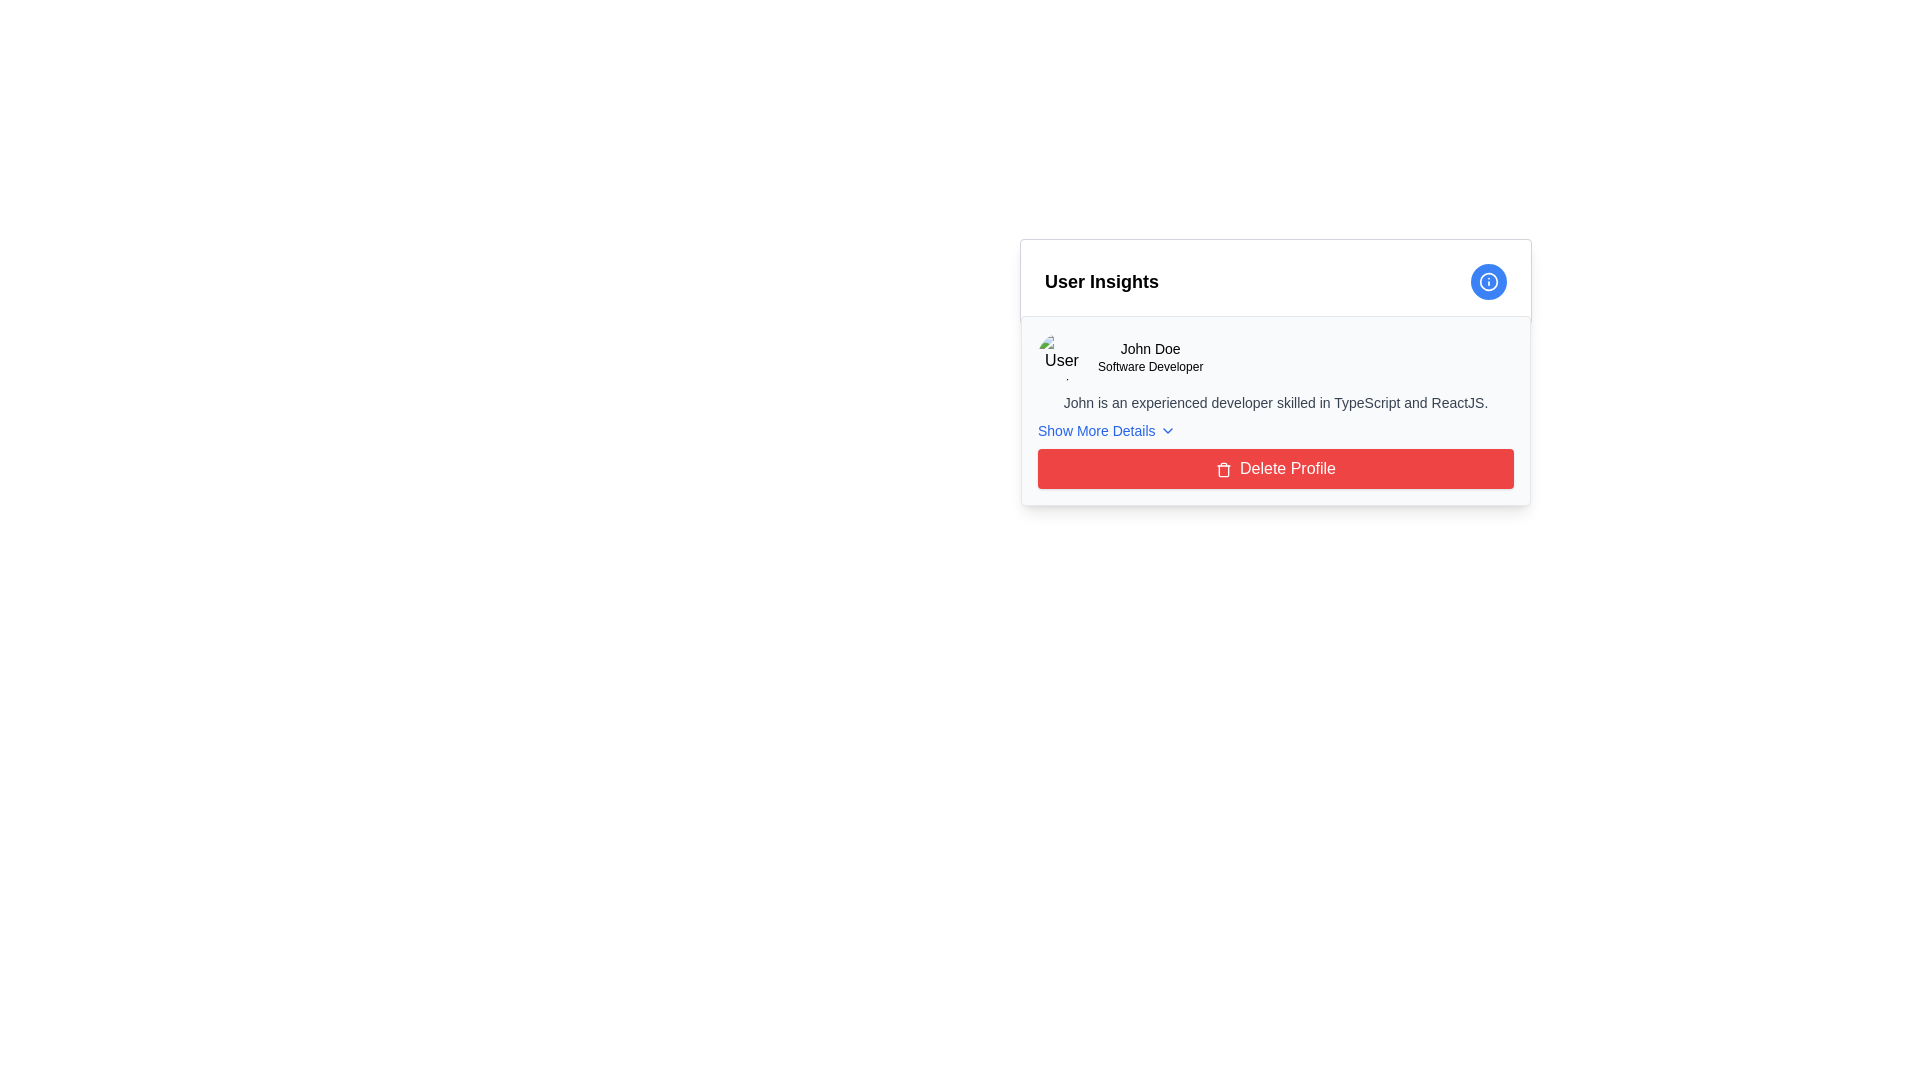 This screenshot has width=1920, height=1080. Describe the element at coordinates (1167, 430) in the screenshot. I see `the downward arrow icon that is part of the 'Show More Details' link, located at the bottom of the user information panel` at that location.